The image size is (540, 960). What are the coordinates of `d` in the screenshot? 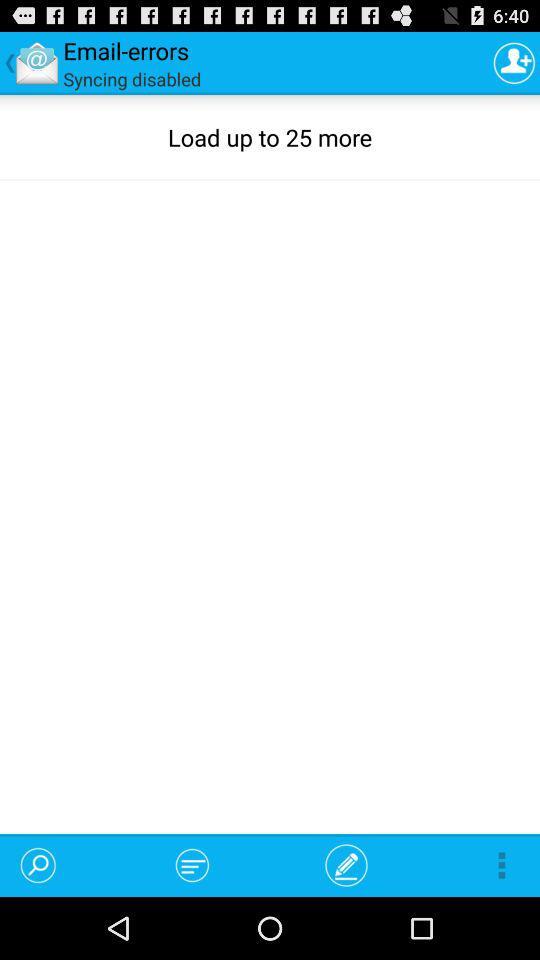 It's located at (514, 62).